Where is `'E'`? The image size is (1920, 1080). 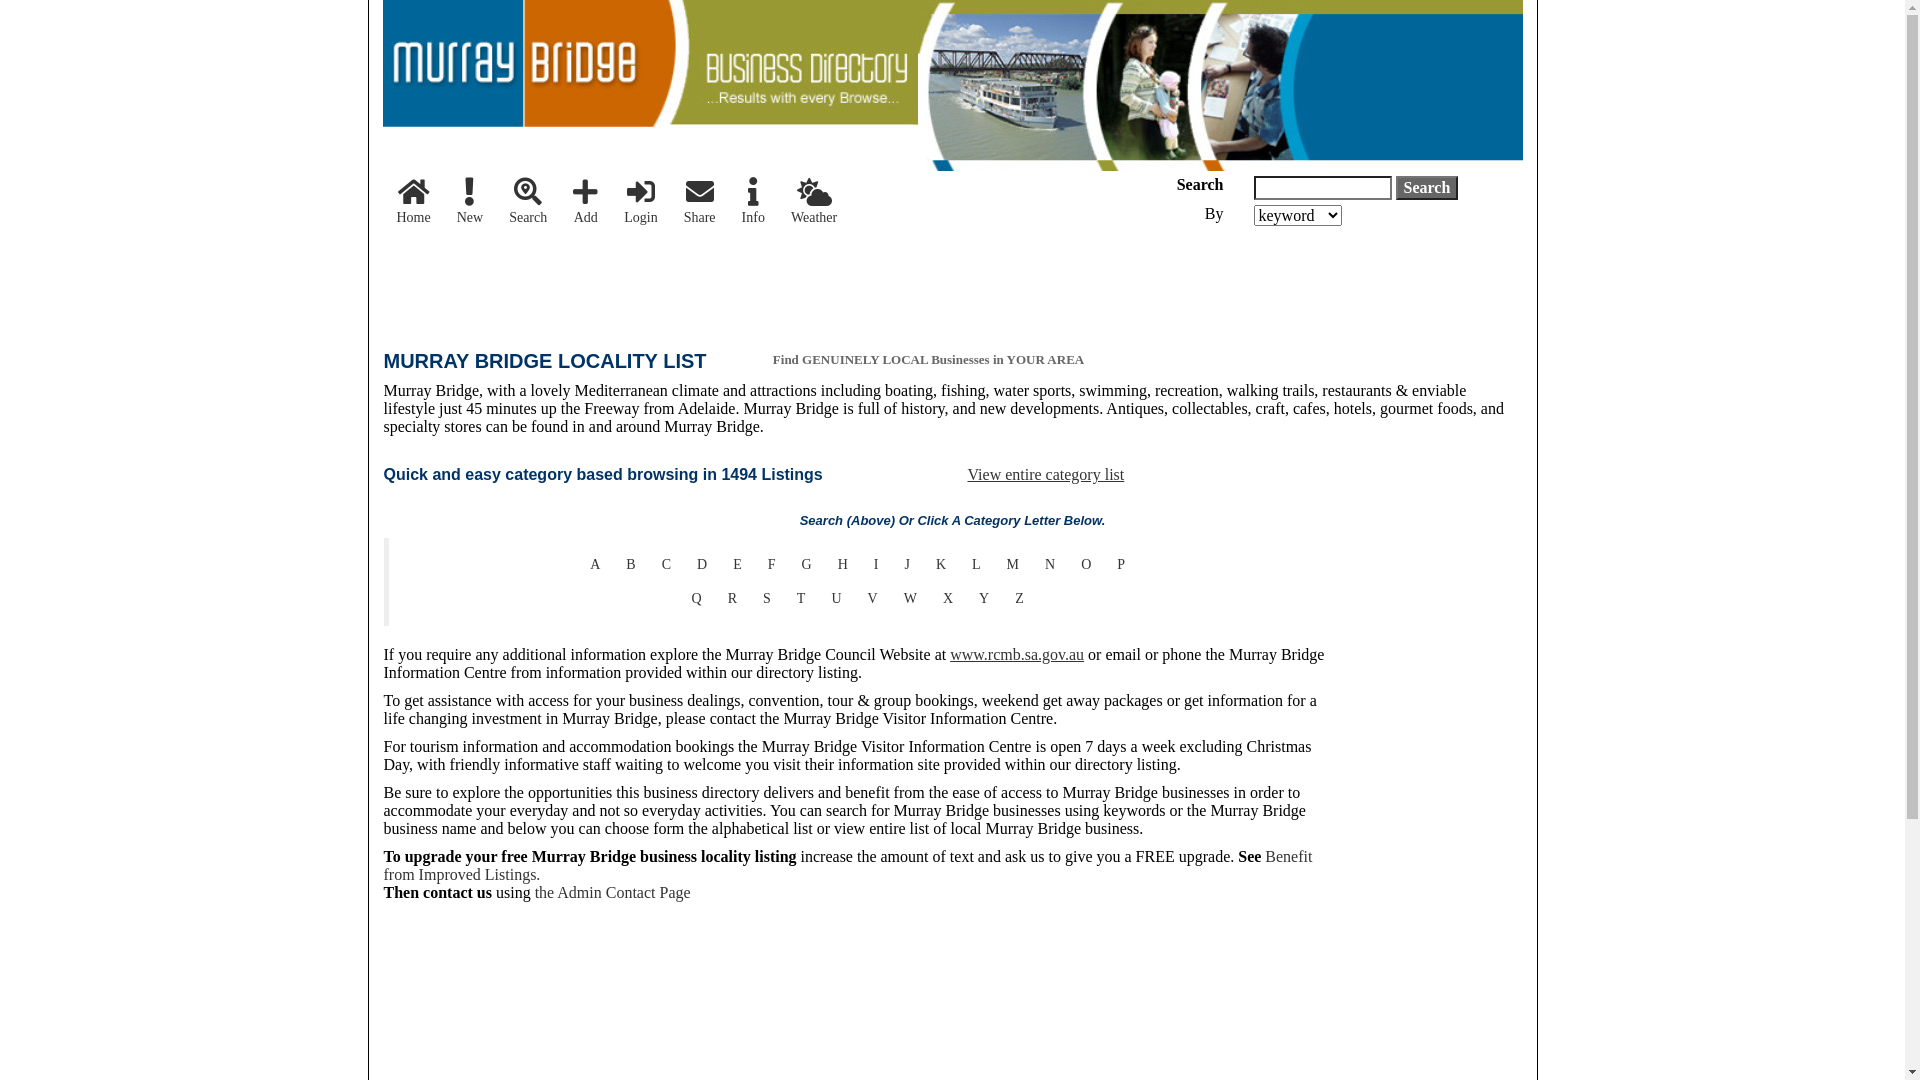 'E' is located at coordinates (720, 564).